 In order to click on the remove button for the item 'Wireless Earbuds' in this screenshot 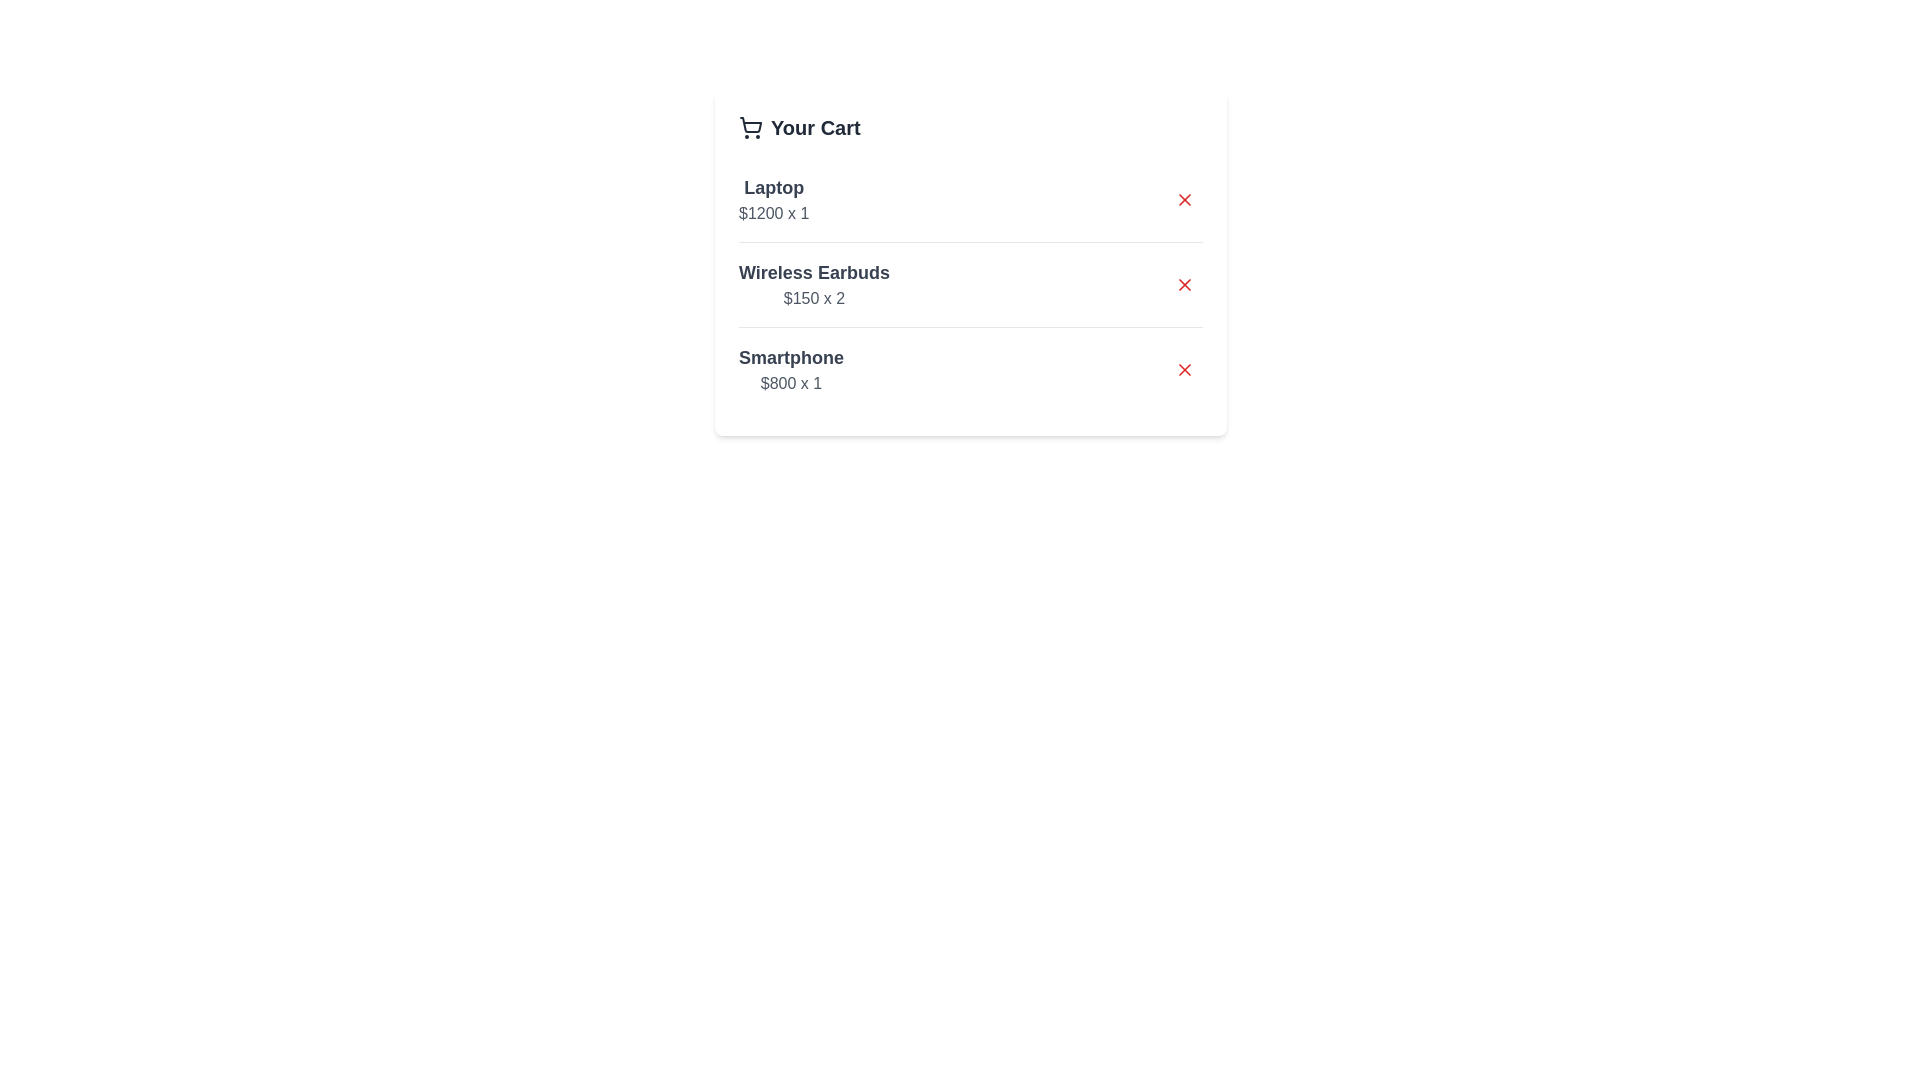, I will do `click(1185, 285)`.